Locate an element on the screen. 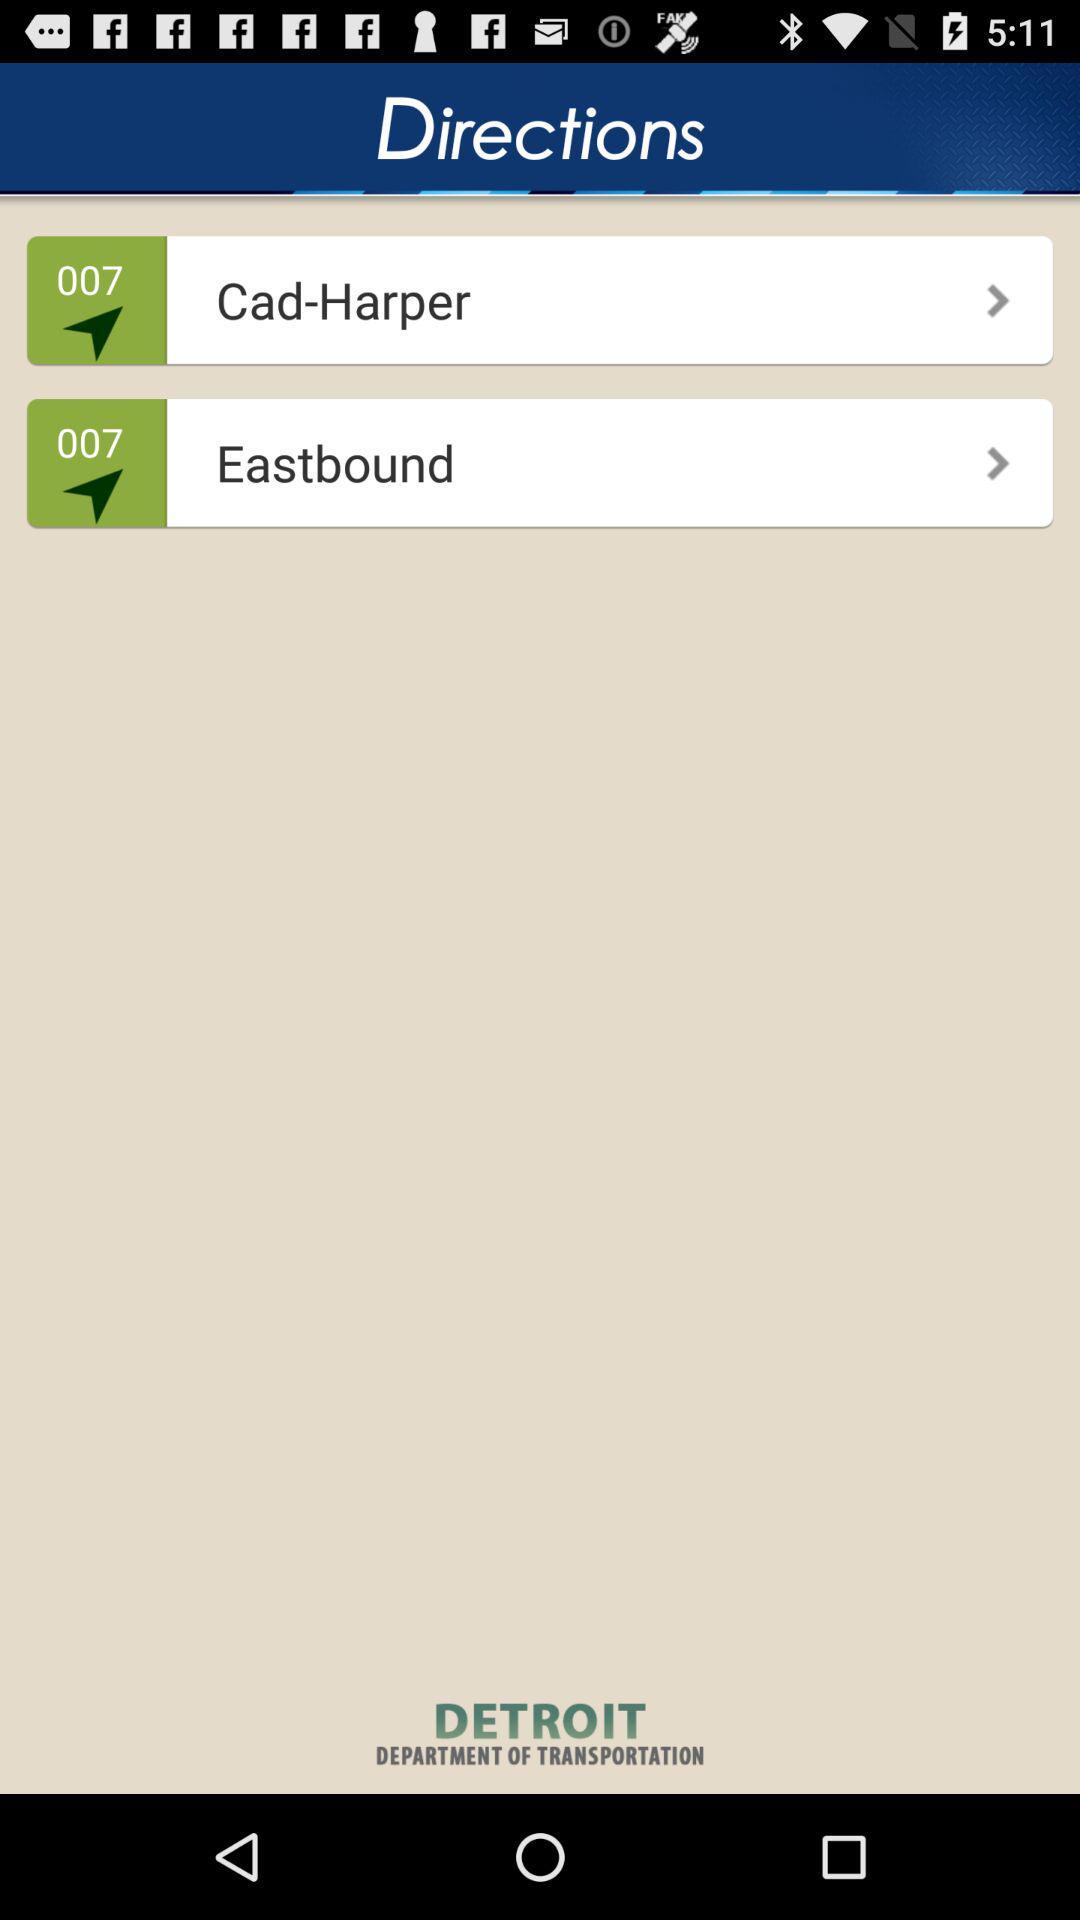 The image size is (1080, 1920). item below cad-harper app is located at coordinates (983, 455).